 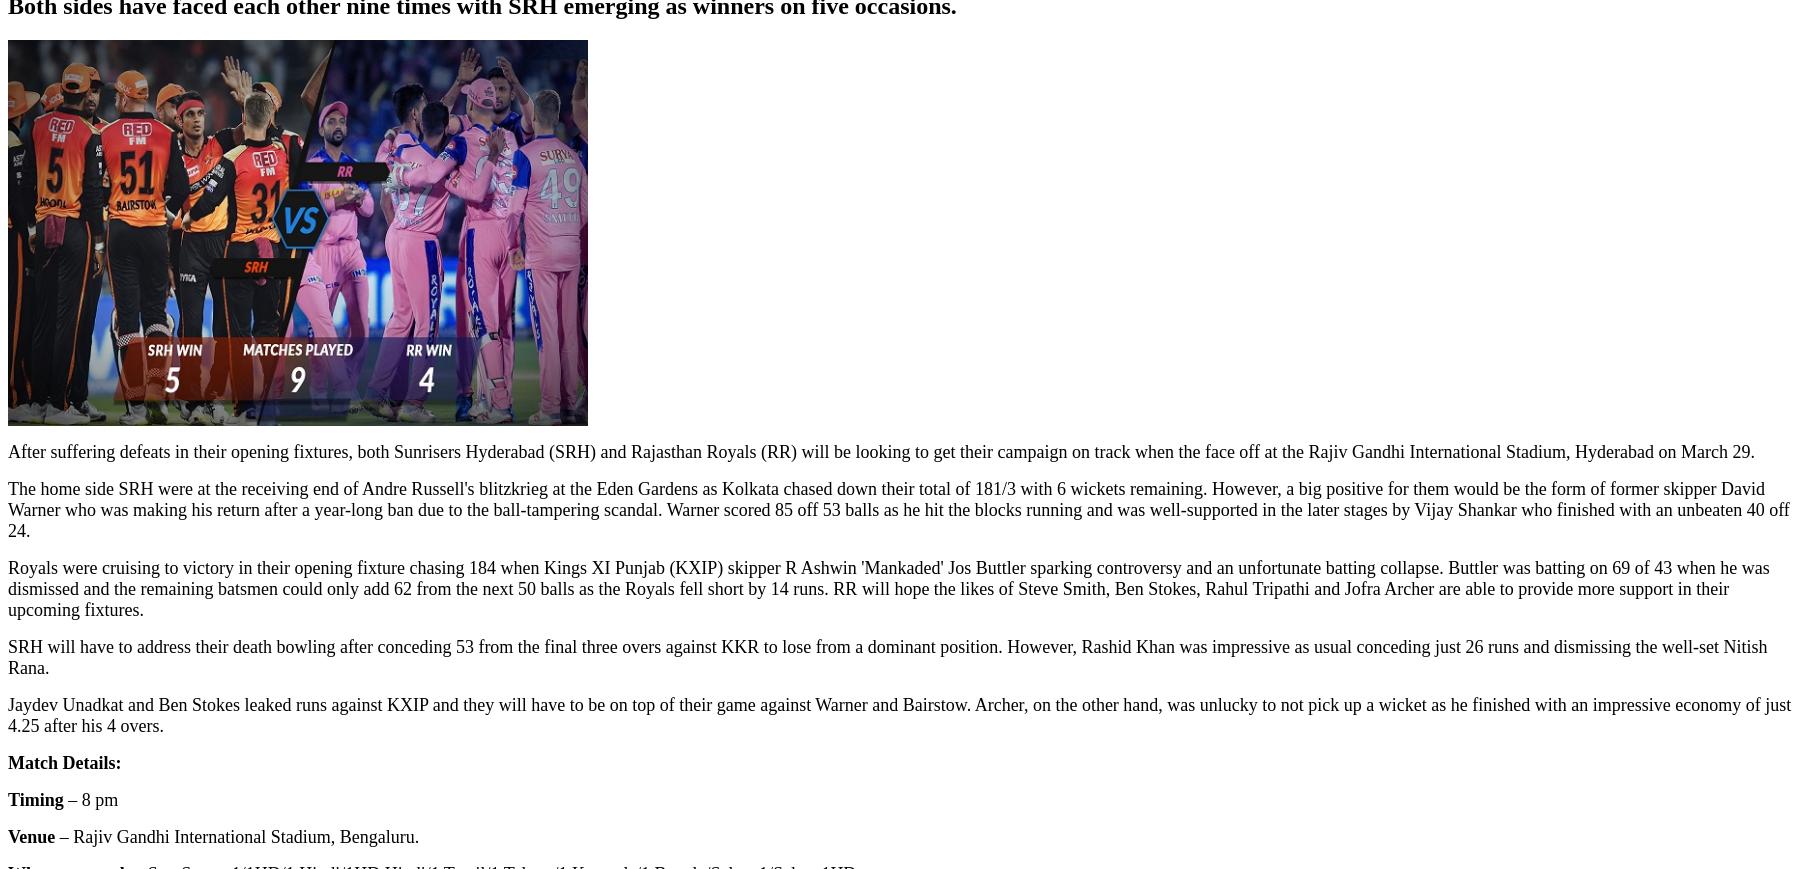 What do you see at coordinates (888, 589) in the screenshot?
I see `'Royals were cruising to victory in their opening fixture chasing 184 when Kings XI Punjab (KXIP) skipper R Ashwin 'Mankaded' Jos Buttler sparking controversy and an unfortunate batting collapse. Buttler was batting on 69 of 43 when he was dismissed and the remaining batsmen could only add 62 from the next 50 balls as the Royals fell short by 14 runs. RR will hope the likes of Steve Smith, Ben Stokes, Rahul Tripathi and Jofra Archer are able to provide more support in their upcoming fixtures.'` at bounding box center [888, 589].